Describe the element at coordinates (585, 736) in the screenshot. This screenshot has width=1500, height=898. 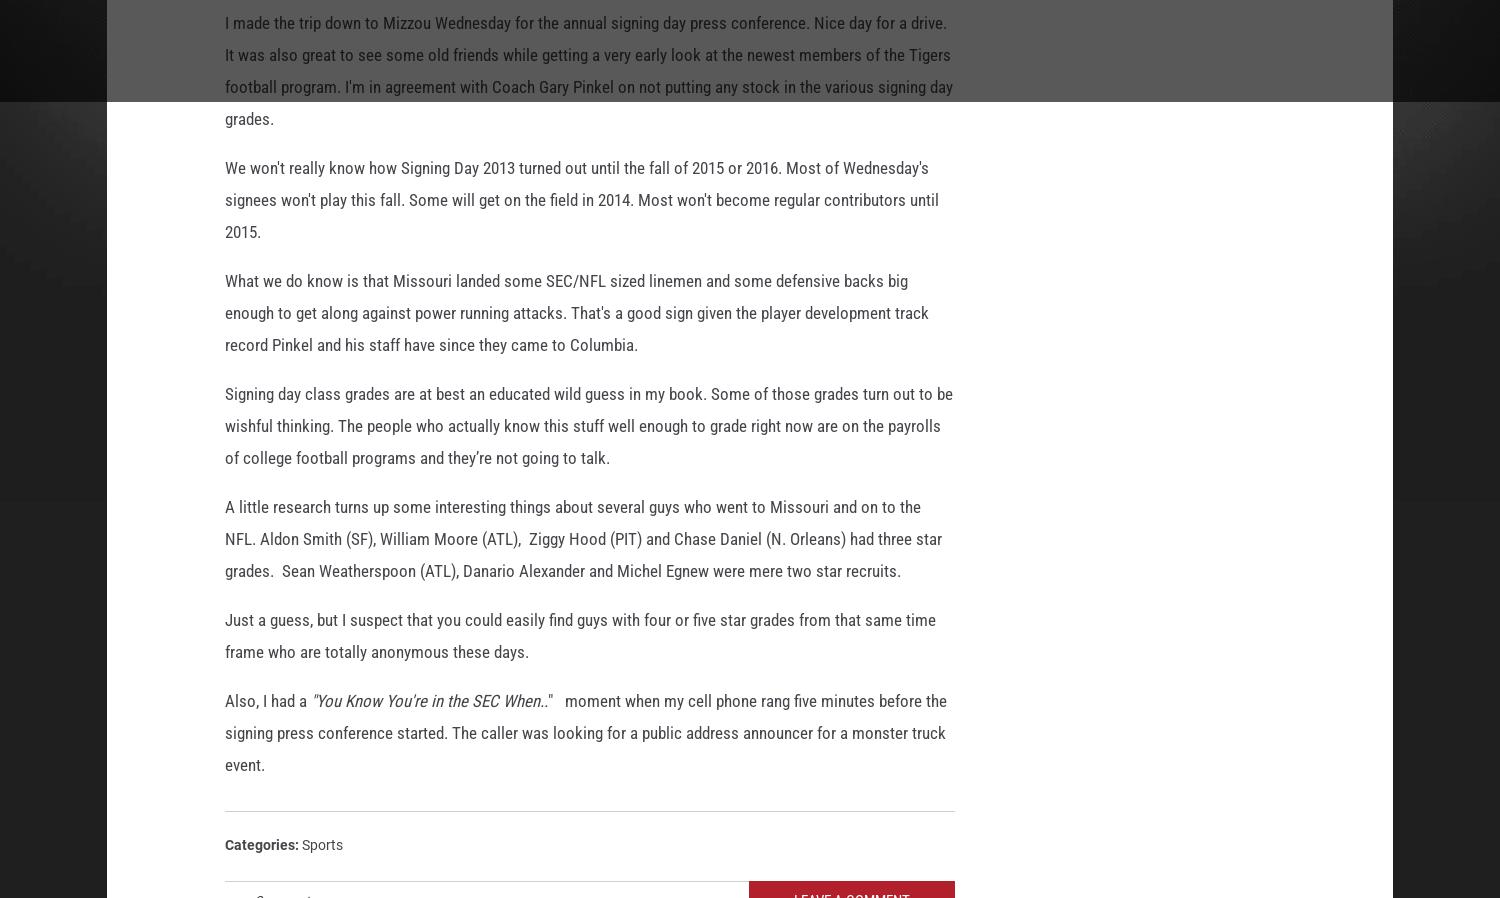
I see `'"   moment when my cell phone rang five minutes before the signing press conference started. The caller was looking for a public address announcer for a monster truck event.'` at that location.